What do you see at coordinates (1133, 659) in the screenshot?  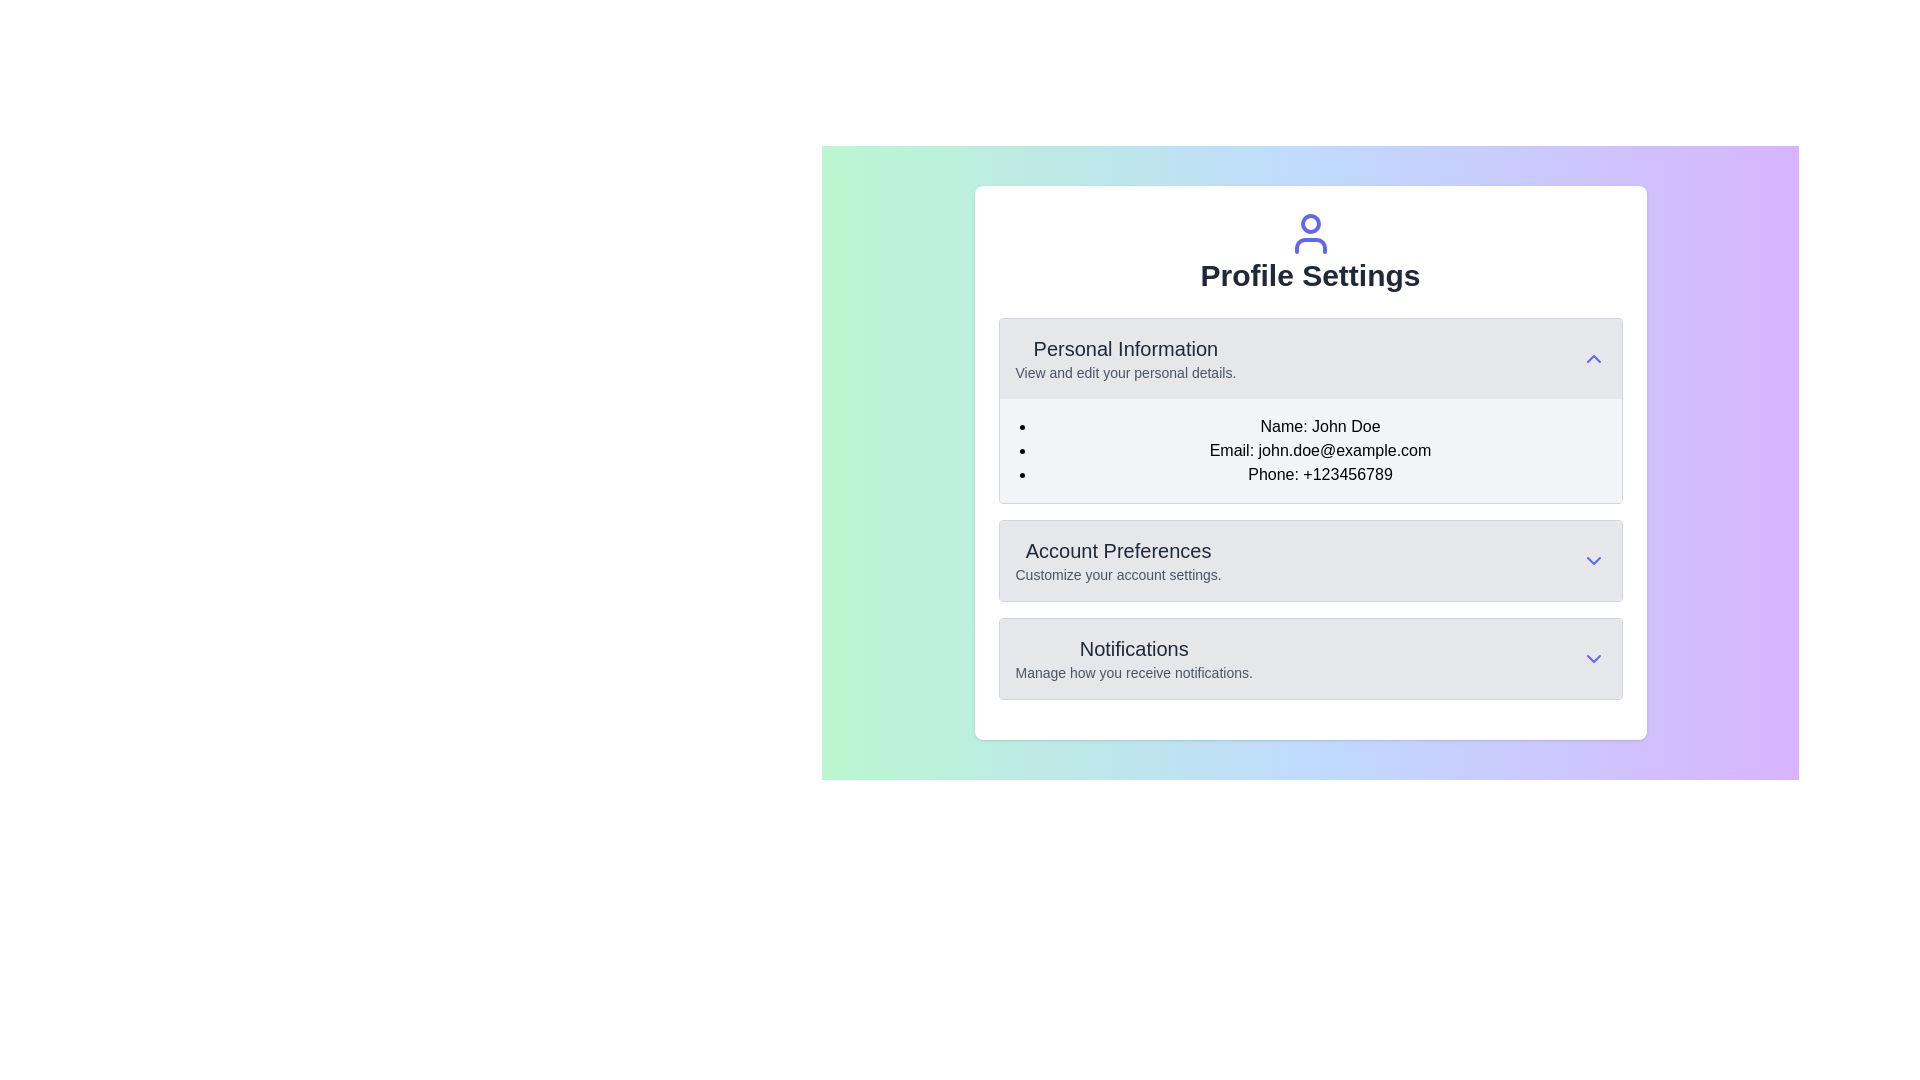 I see `the 'Notifications' section heading under 'Profile Settings'` at bounding box center [1133, 659].